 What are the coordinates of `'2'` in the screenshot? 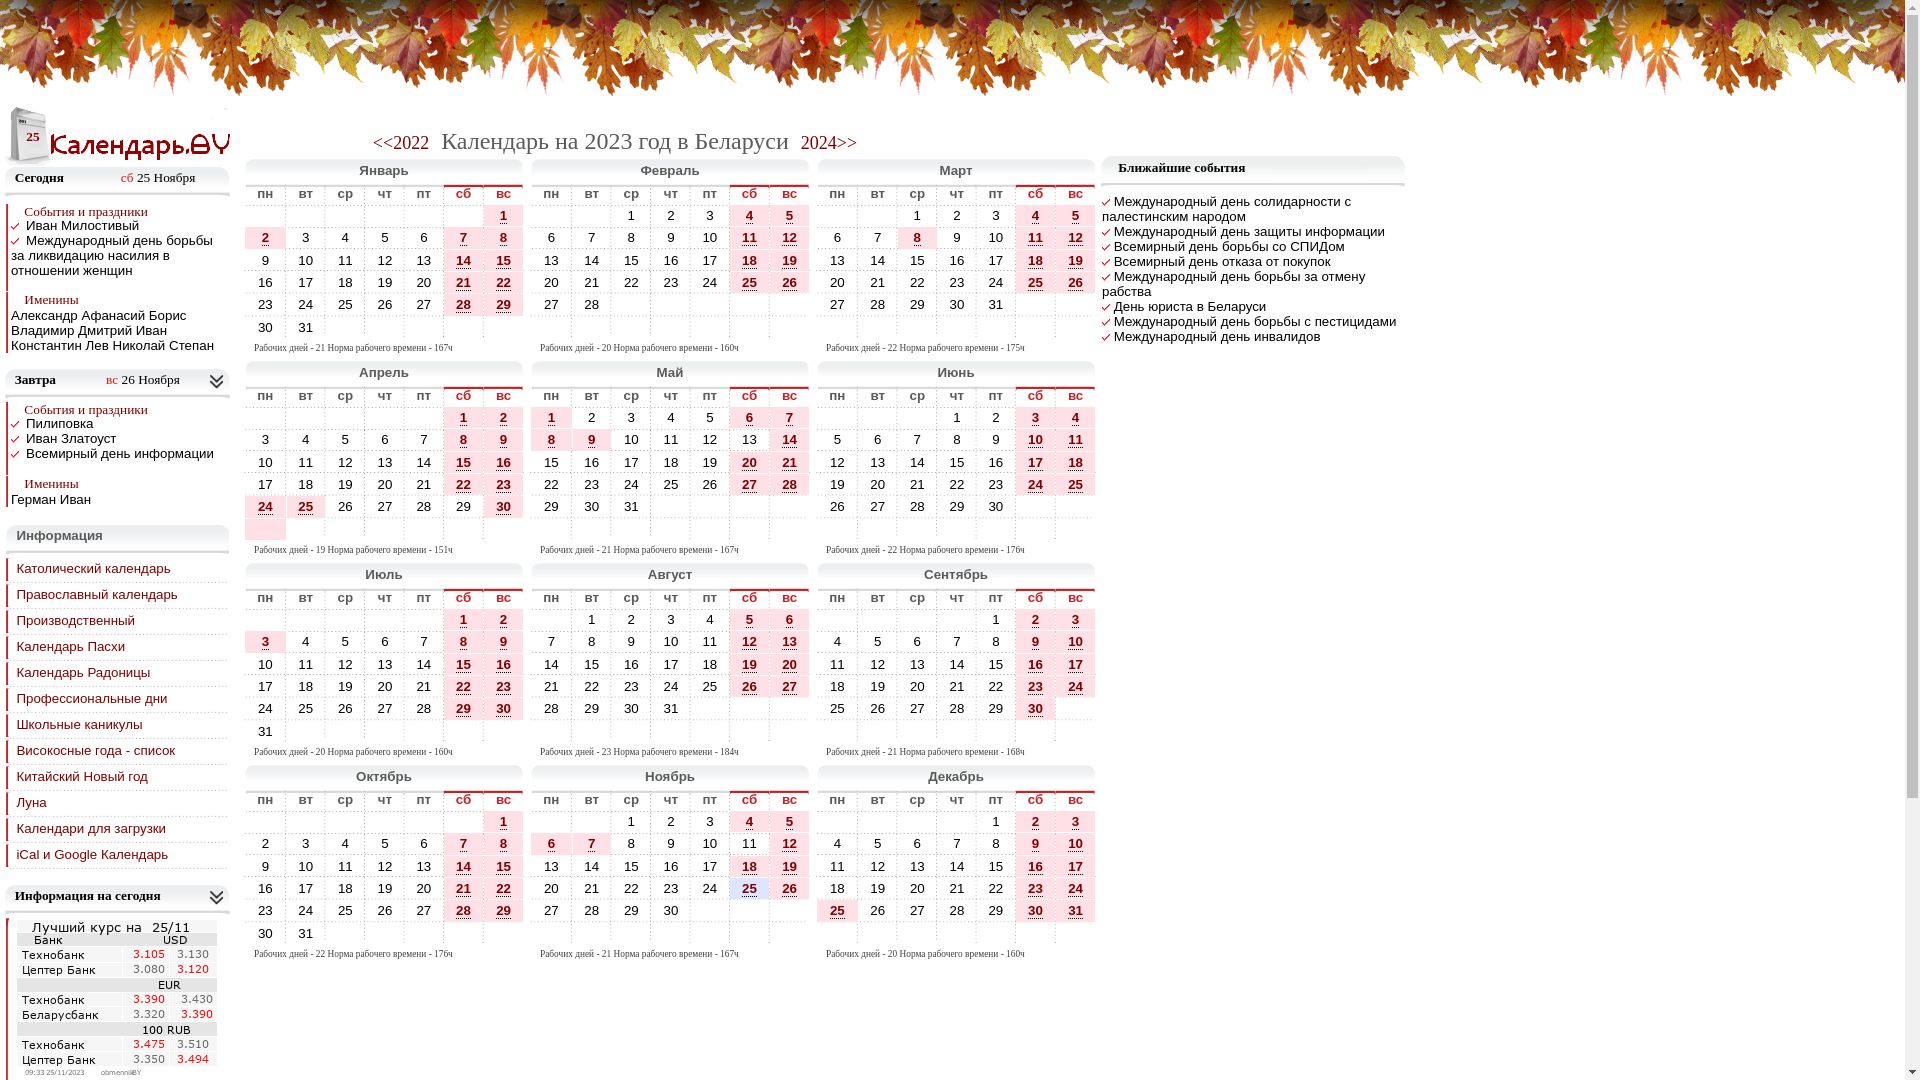 It's located at (587, 416).